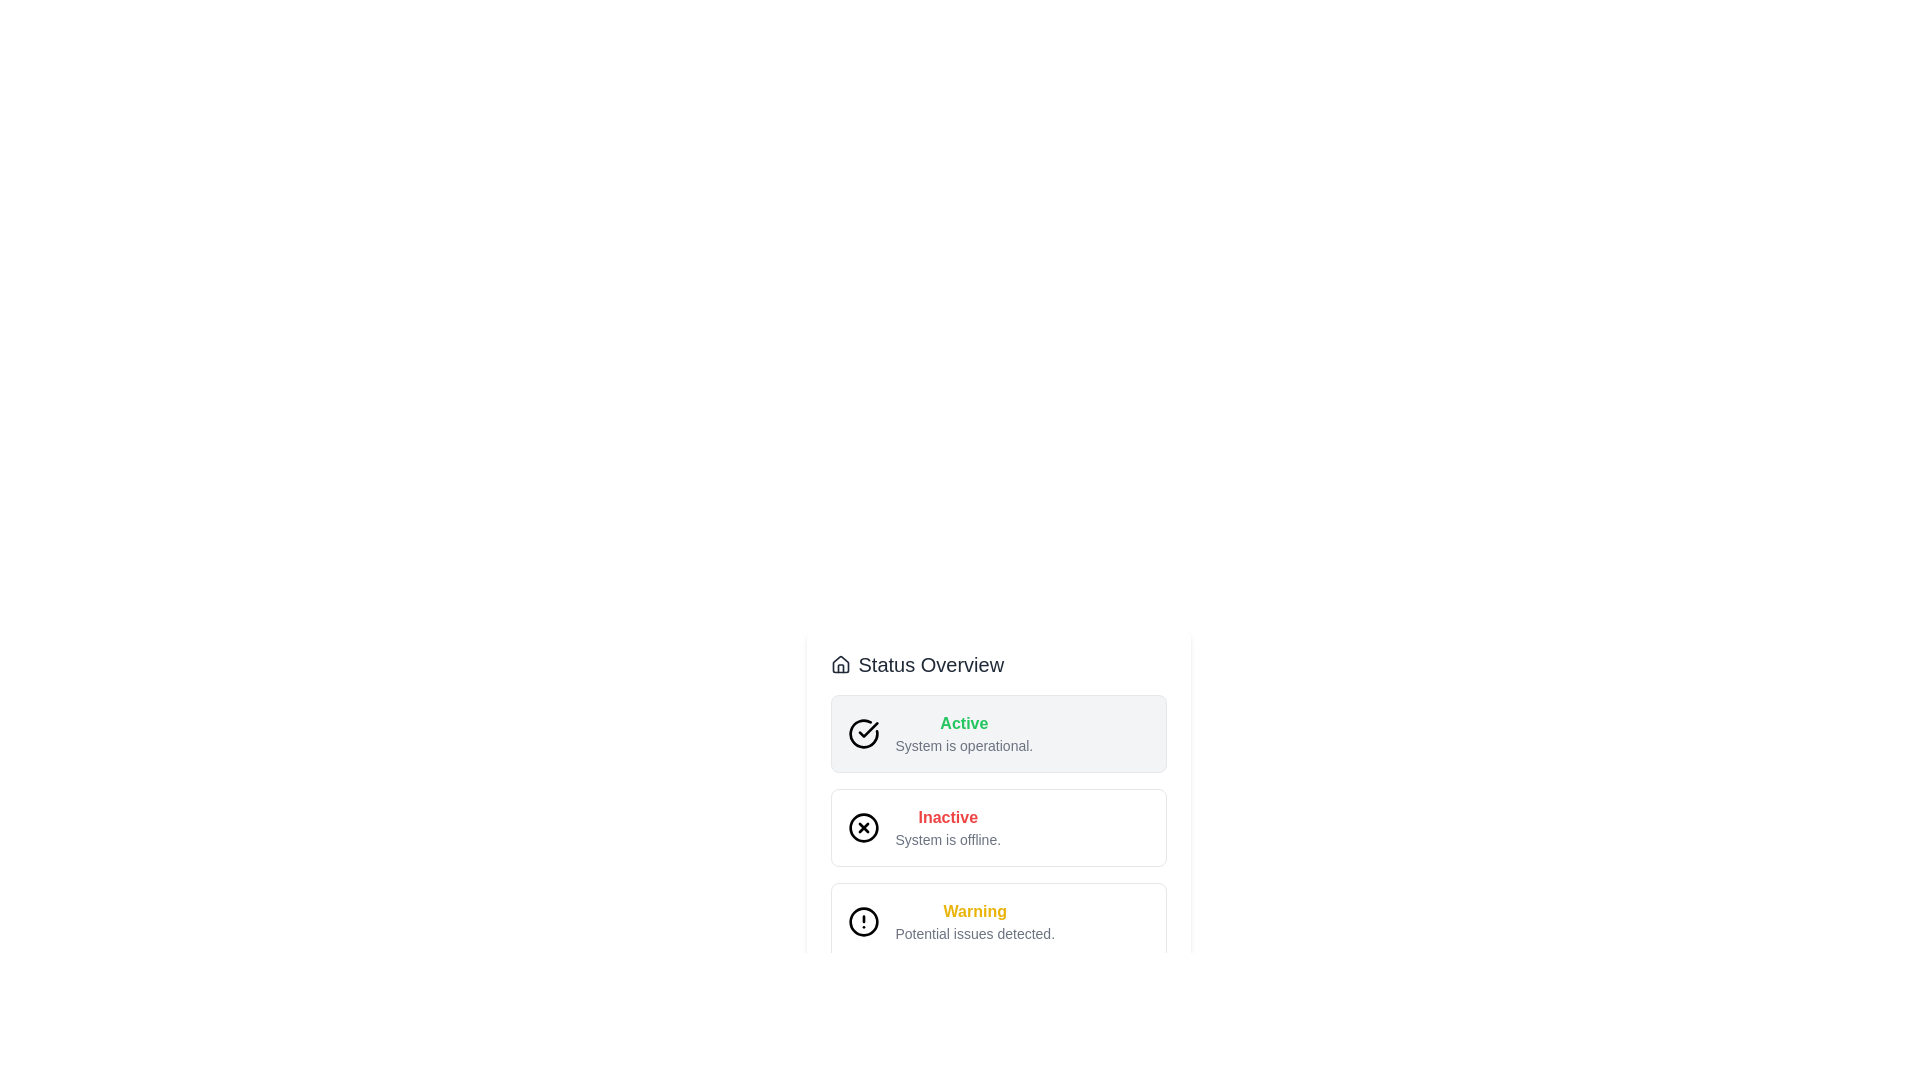 The image size is (1920, 1080). I want to click on the circular warning icon located to the left of the 'Warning Potential issues detected.' text block in the lower part of the status list, so click(863, 921).